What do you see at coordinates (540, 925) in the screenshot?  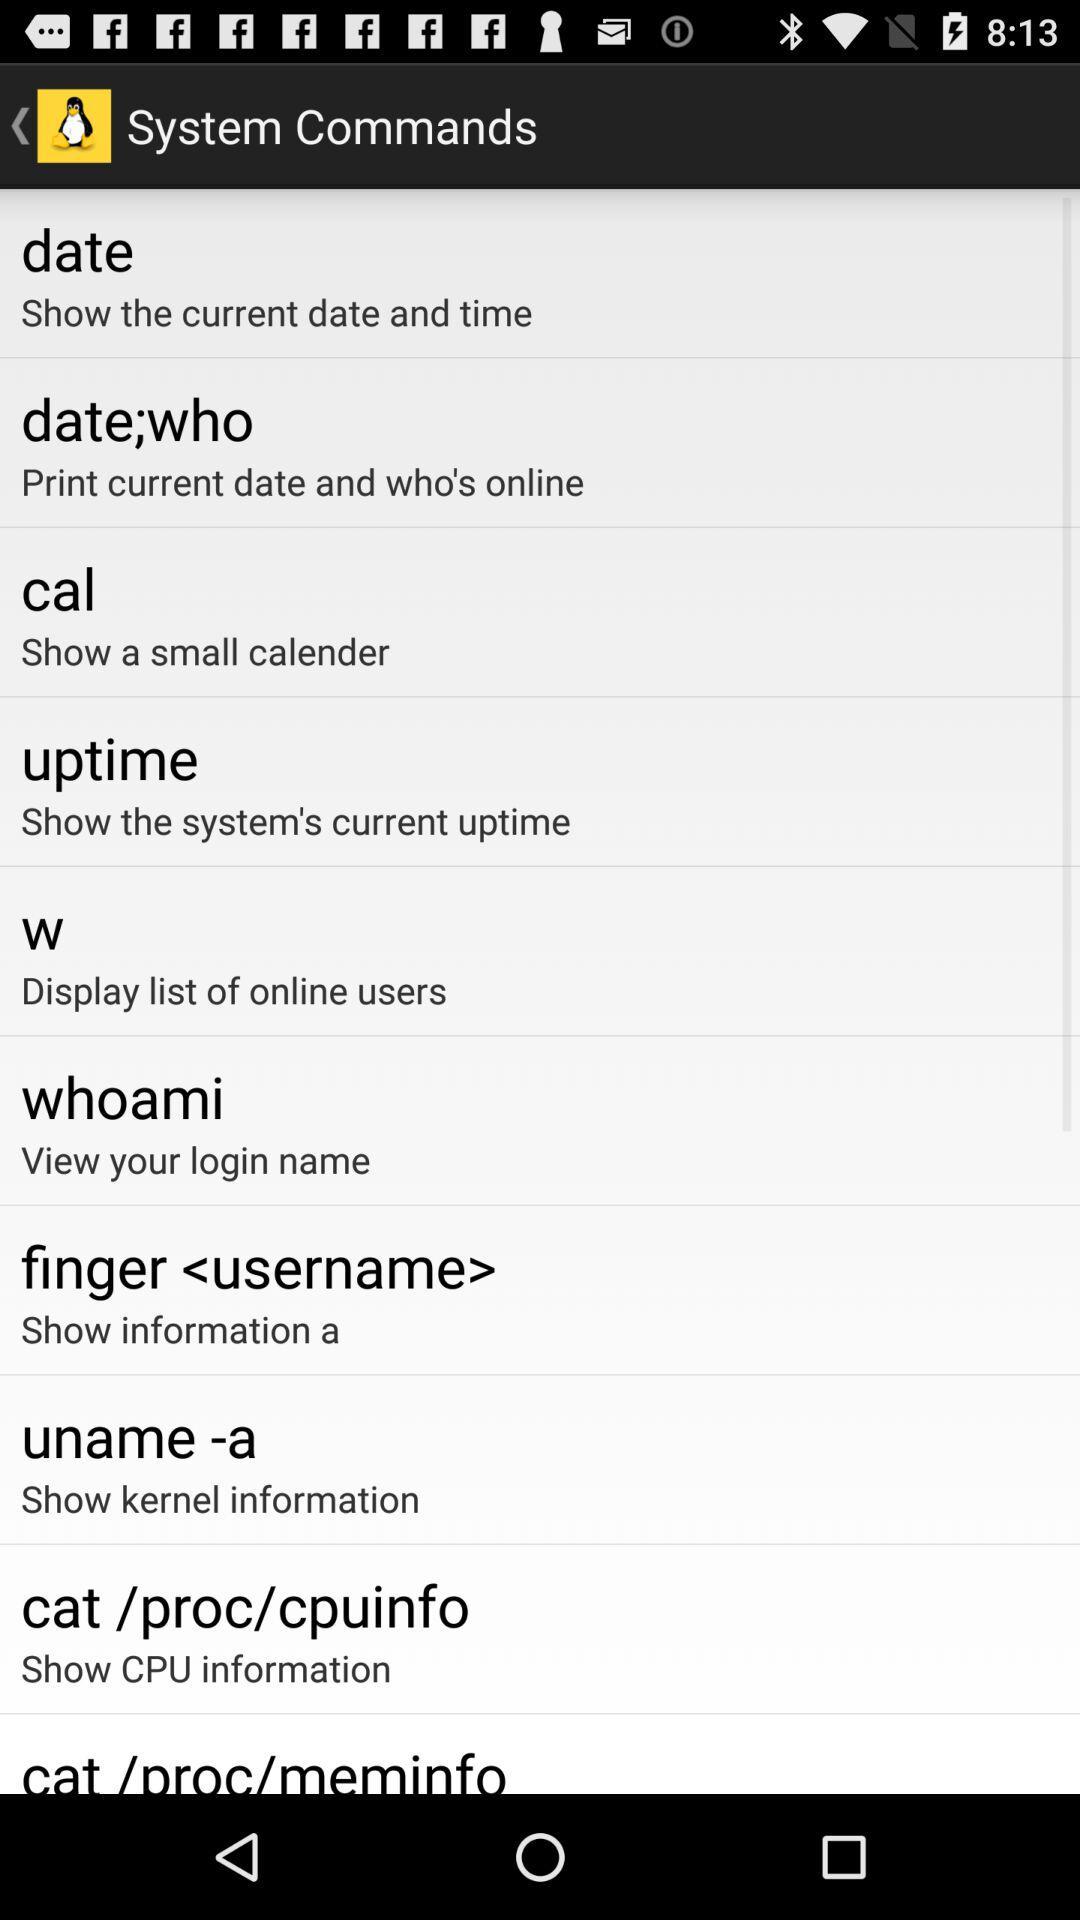 I see `app below show the system app` at bounding box center [540, 925].